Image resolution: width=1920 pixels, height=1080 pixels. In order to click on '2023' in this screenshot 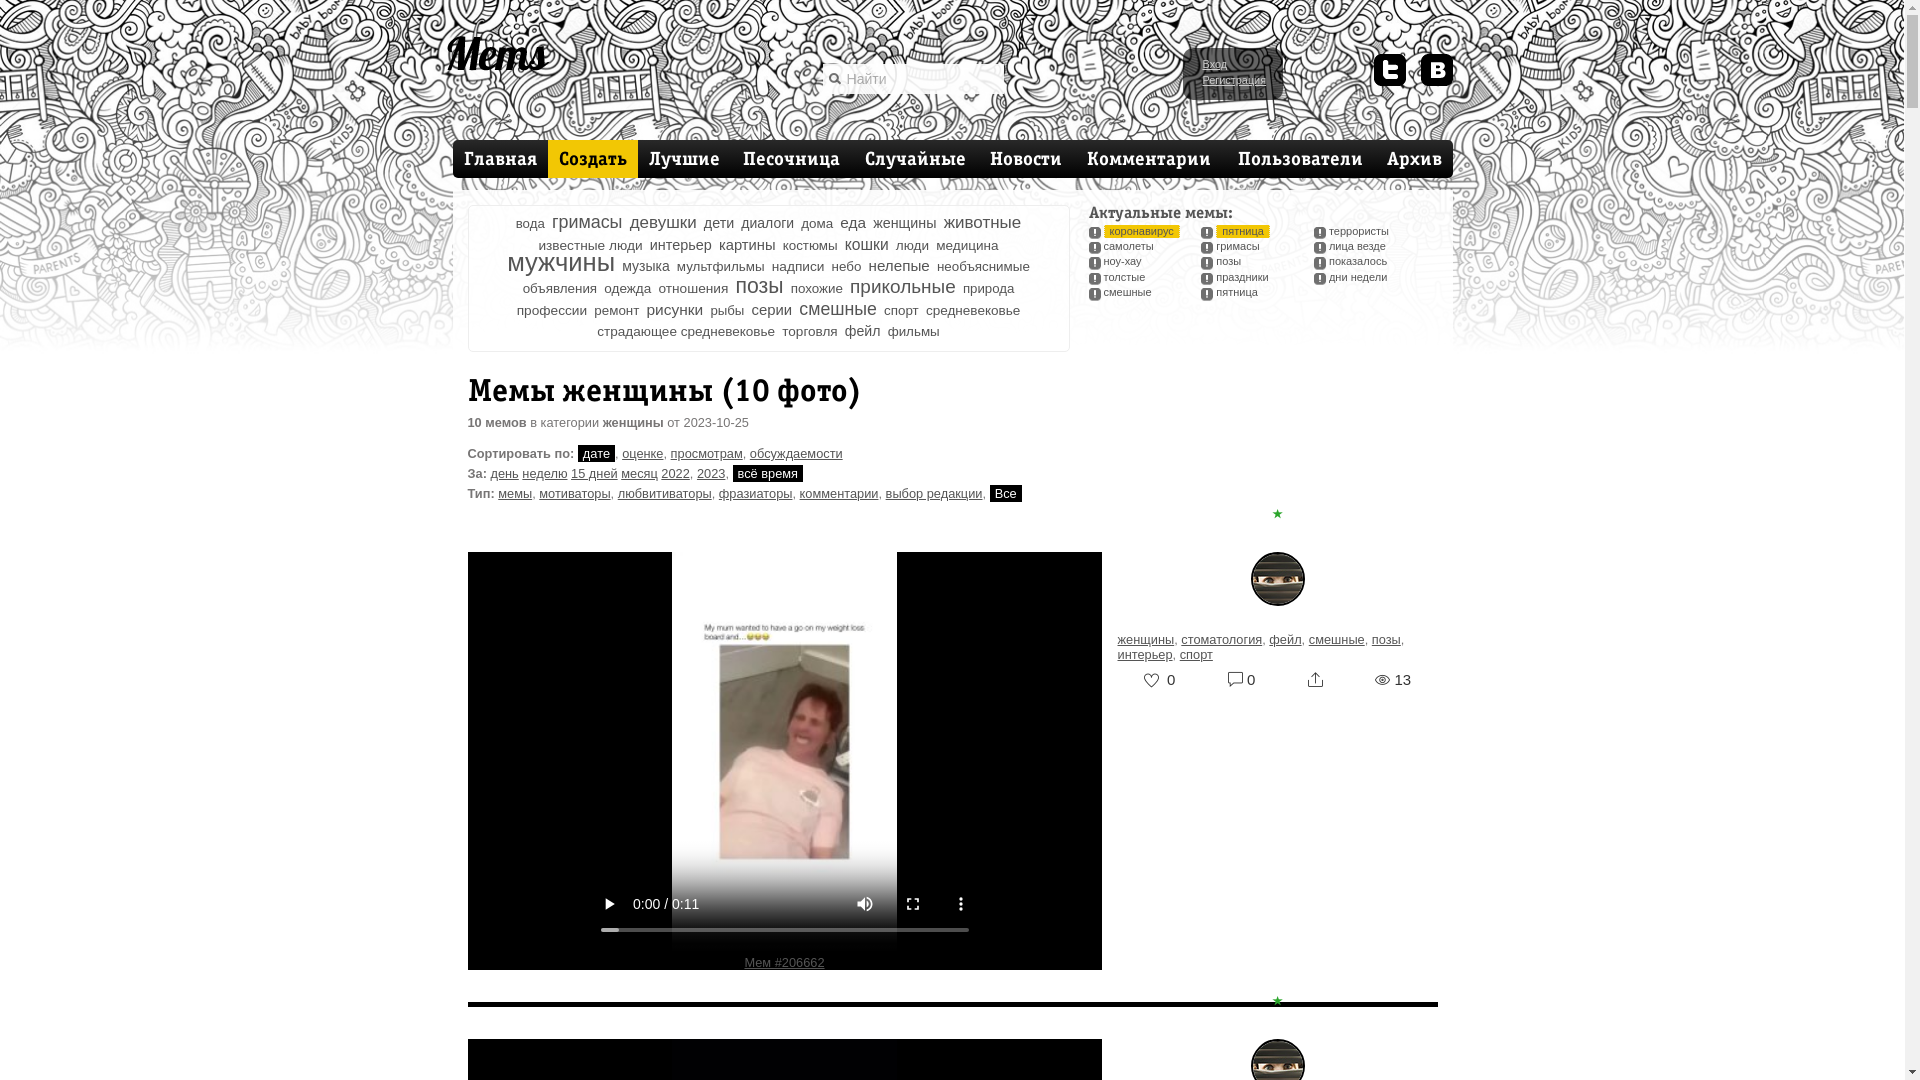, I will do `click(710, 473)`.